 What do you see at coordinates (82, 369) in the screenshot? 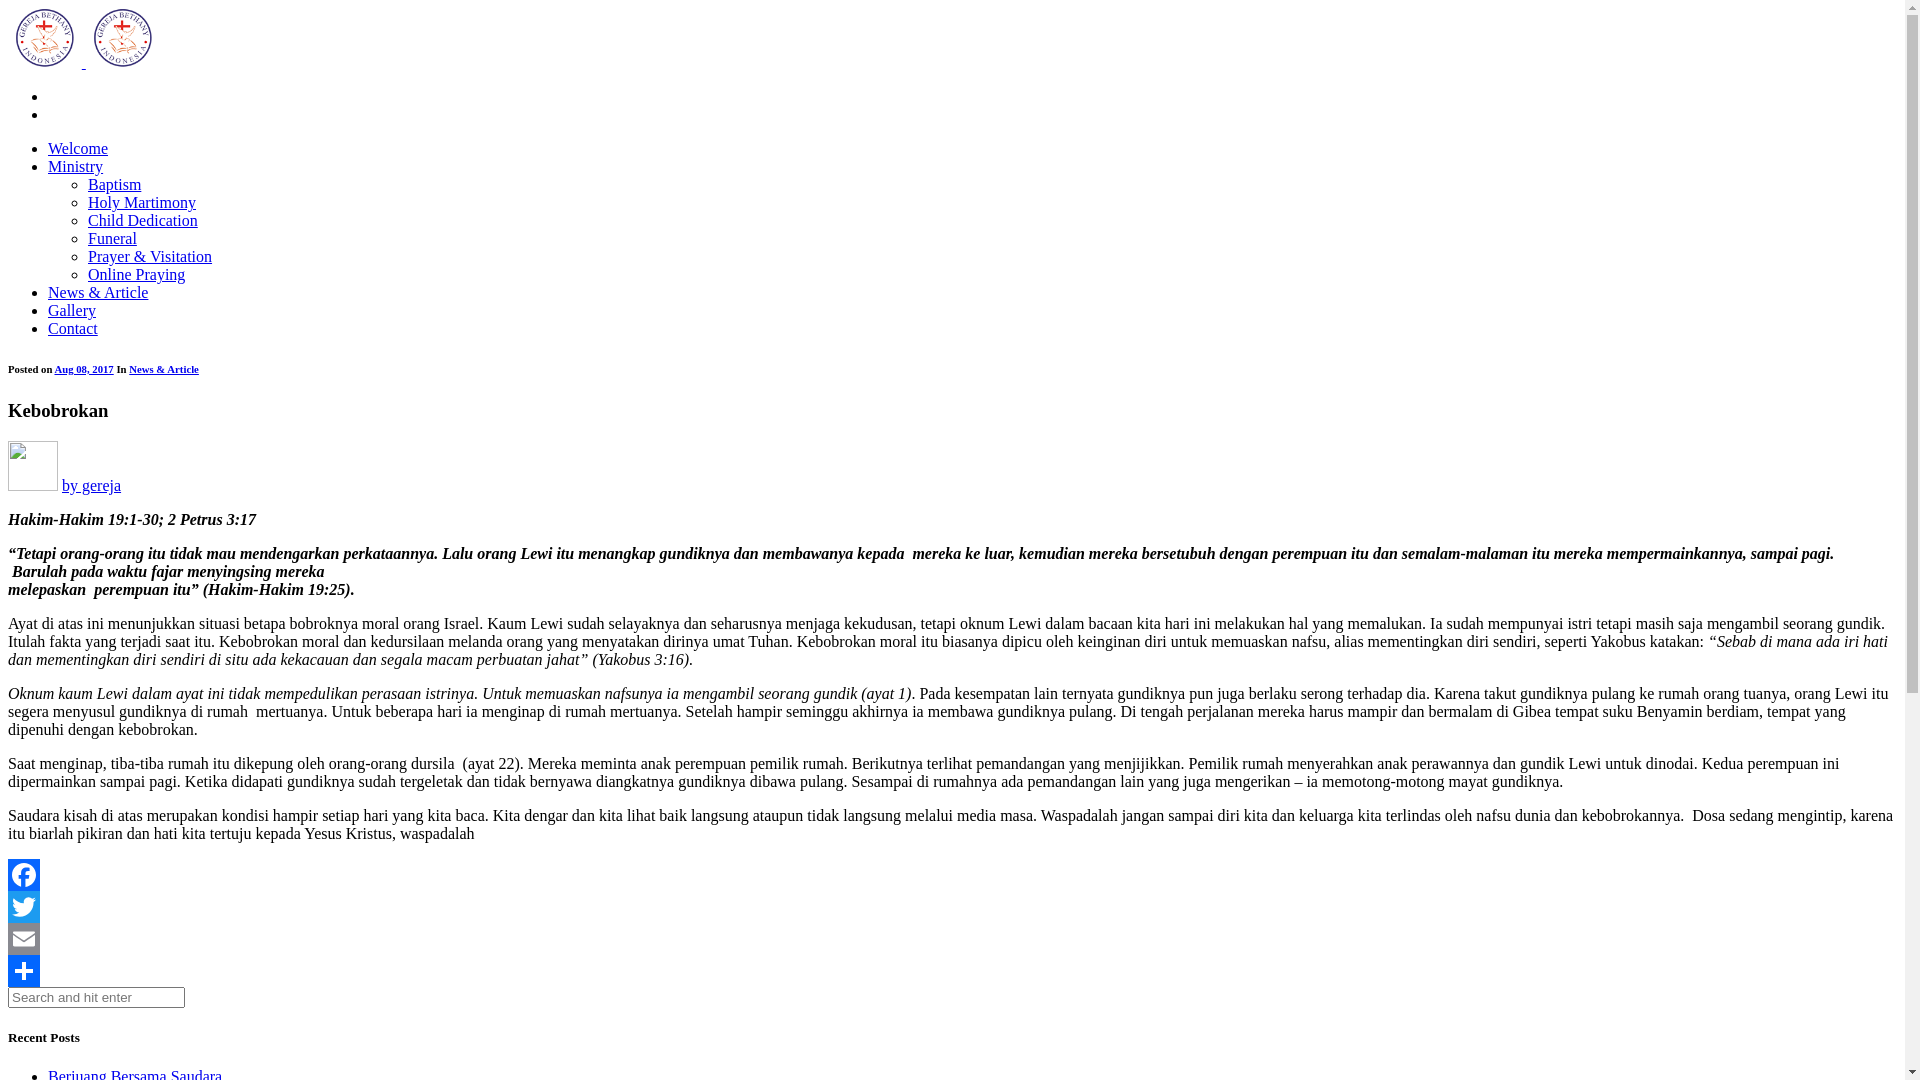
I see `'Aug 08, 2017'` at bounding box center [82, 369].